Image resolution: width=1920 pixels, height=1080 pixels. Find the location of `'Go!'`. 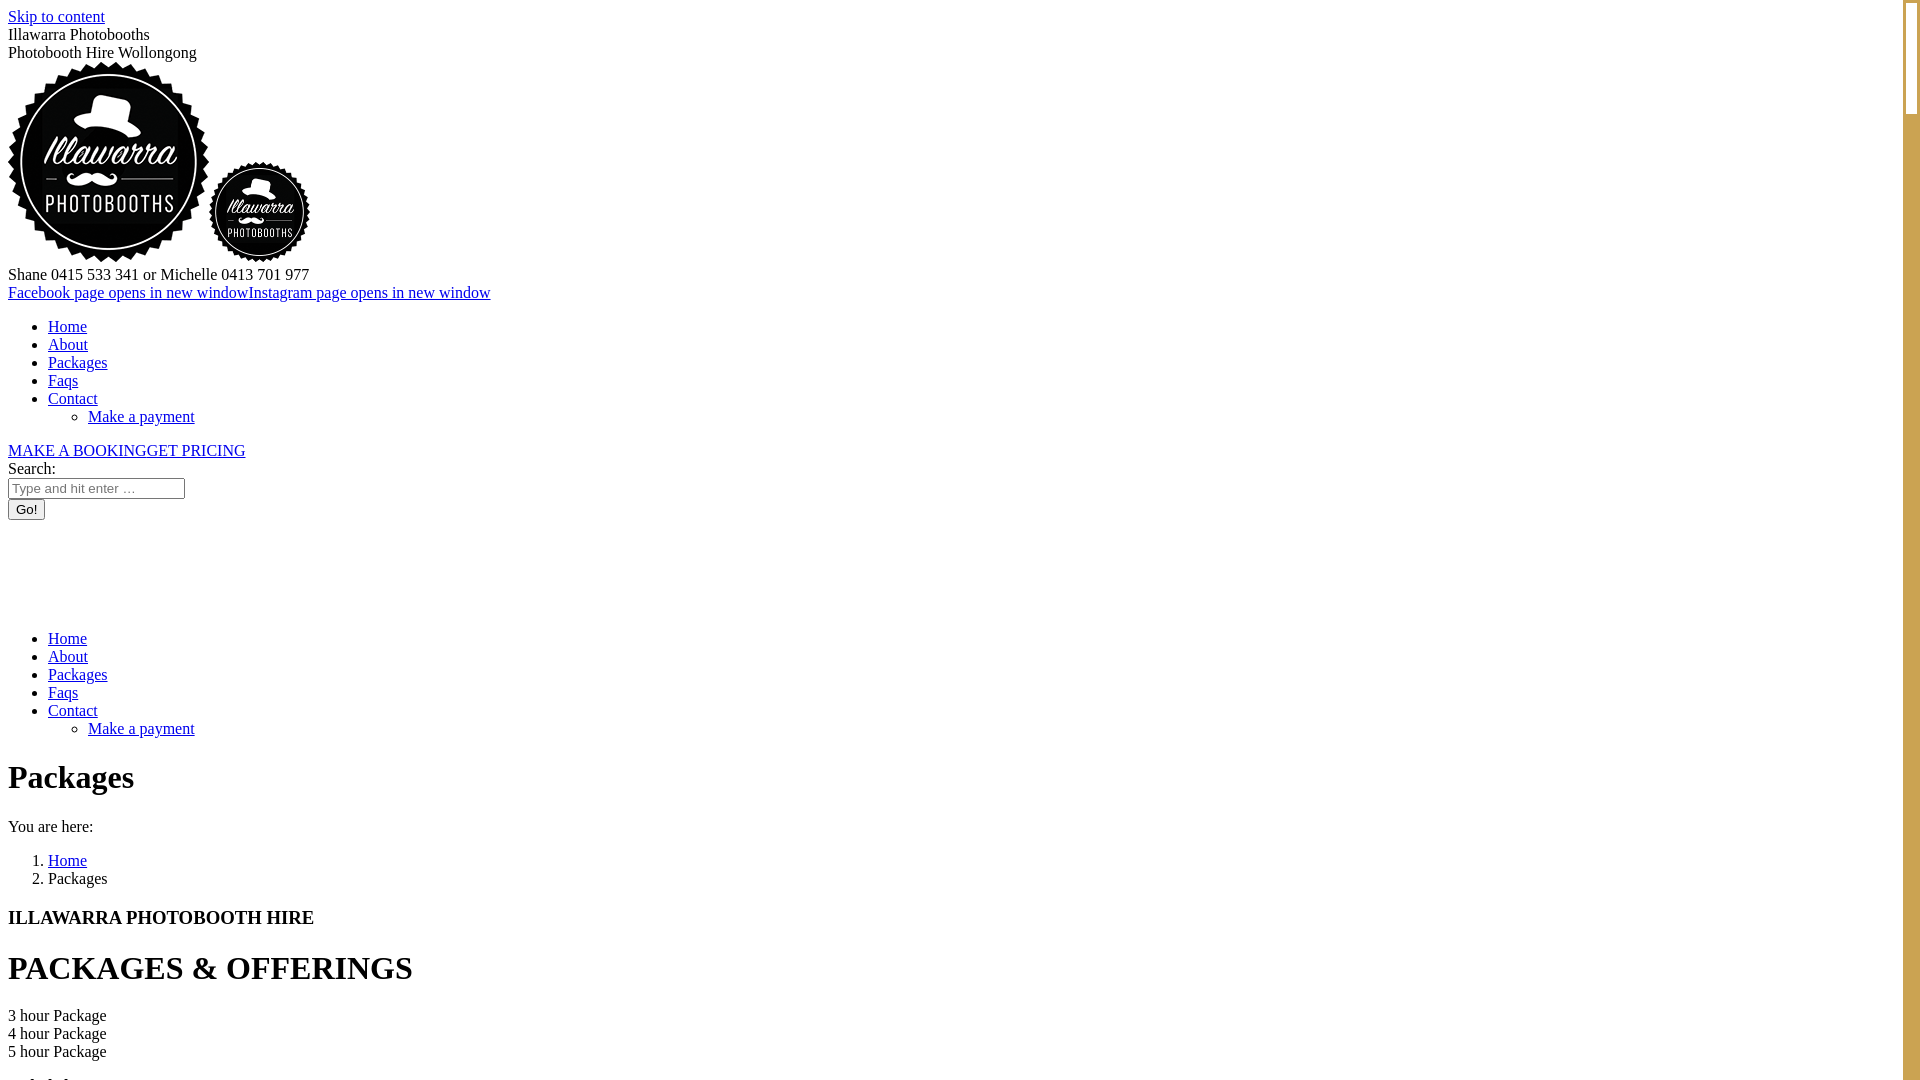

'Go!' is located at coordinates (26, 508).